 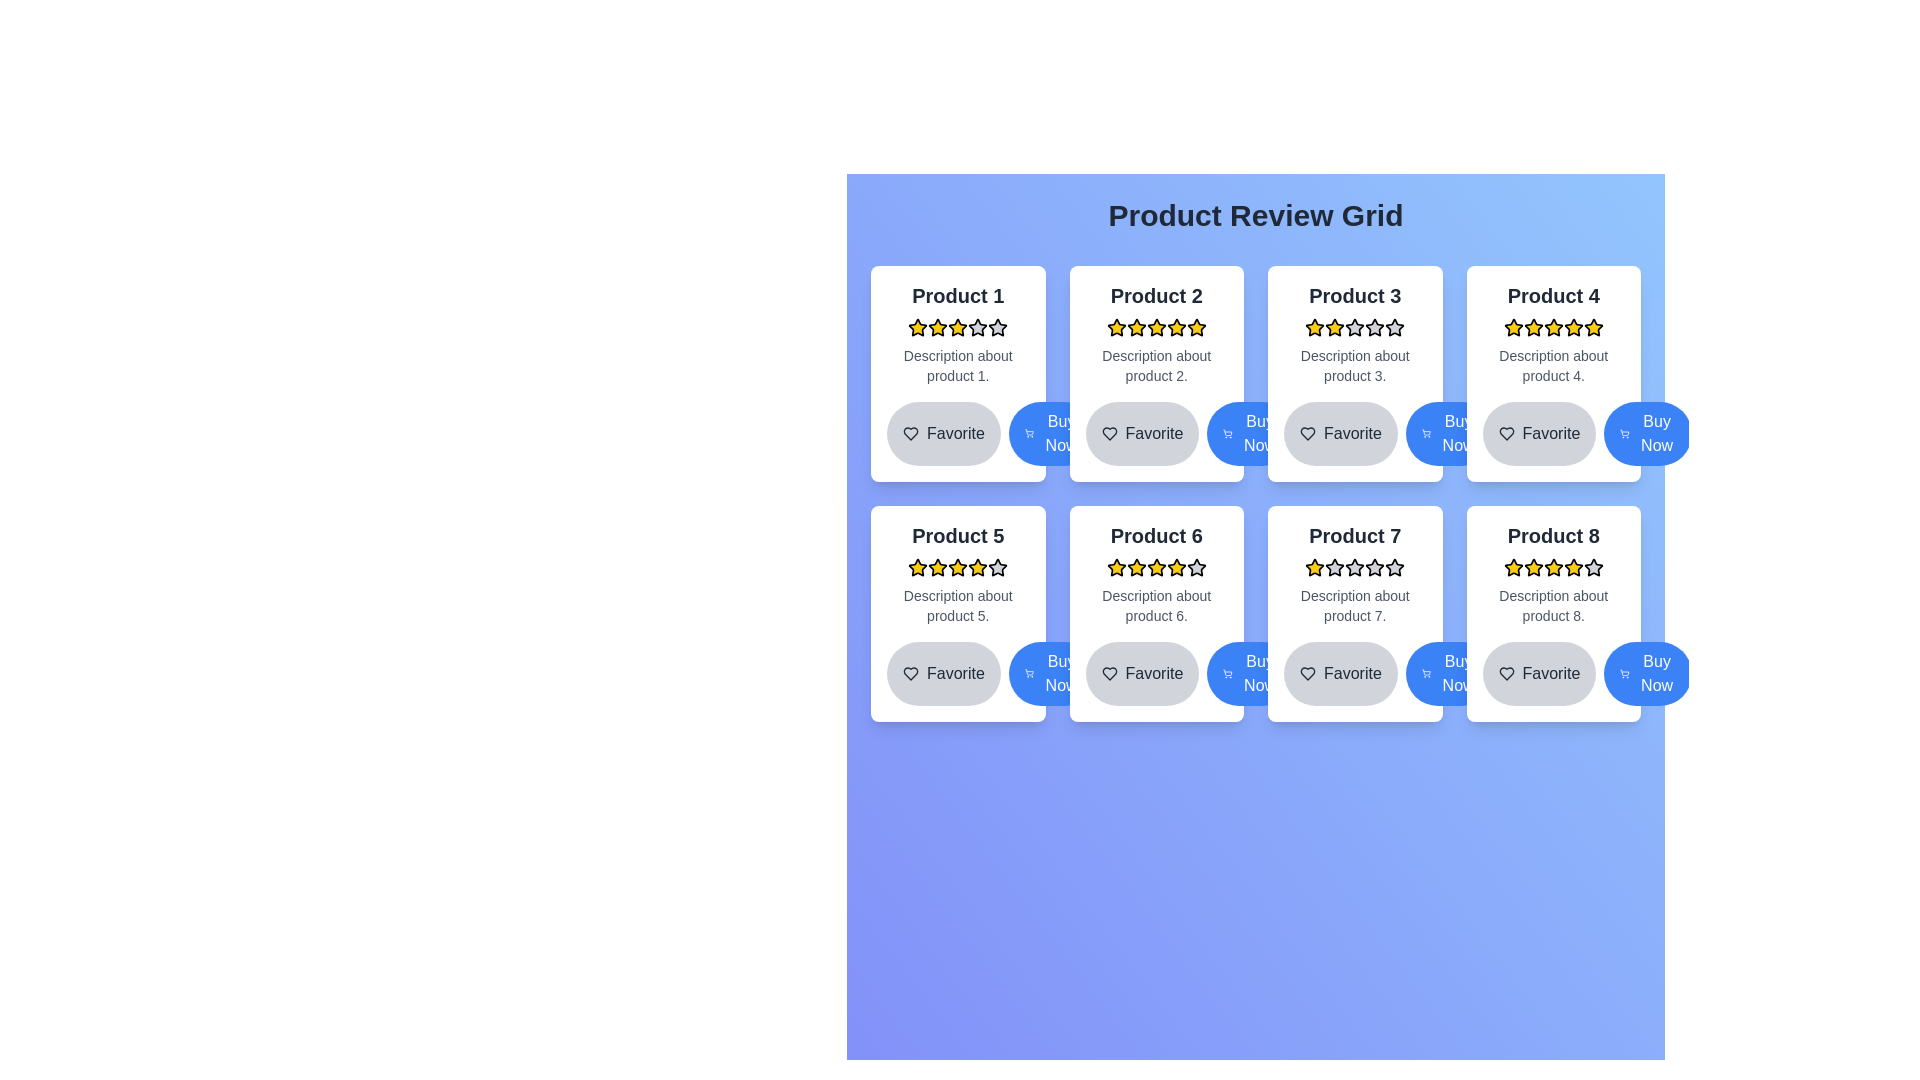 What do you see at coordinates (978, 326) in the screenshot?
I see `the fifth star icon in the 5-star rating component of 'Product 1'` at bounding box center [978, 326].